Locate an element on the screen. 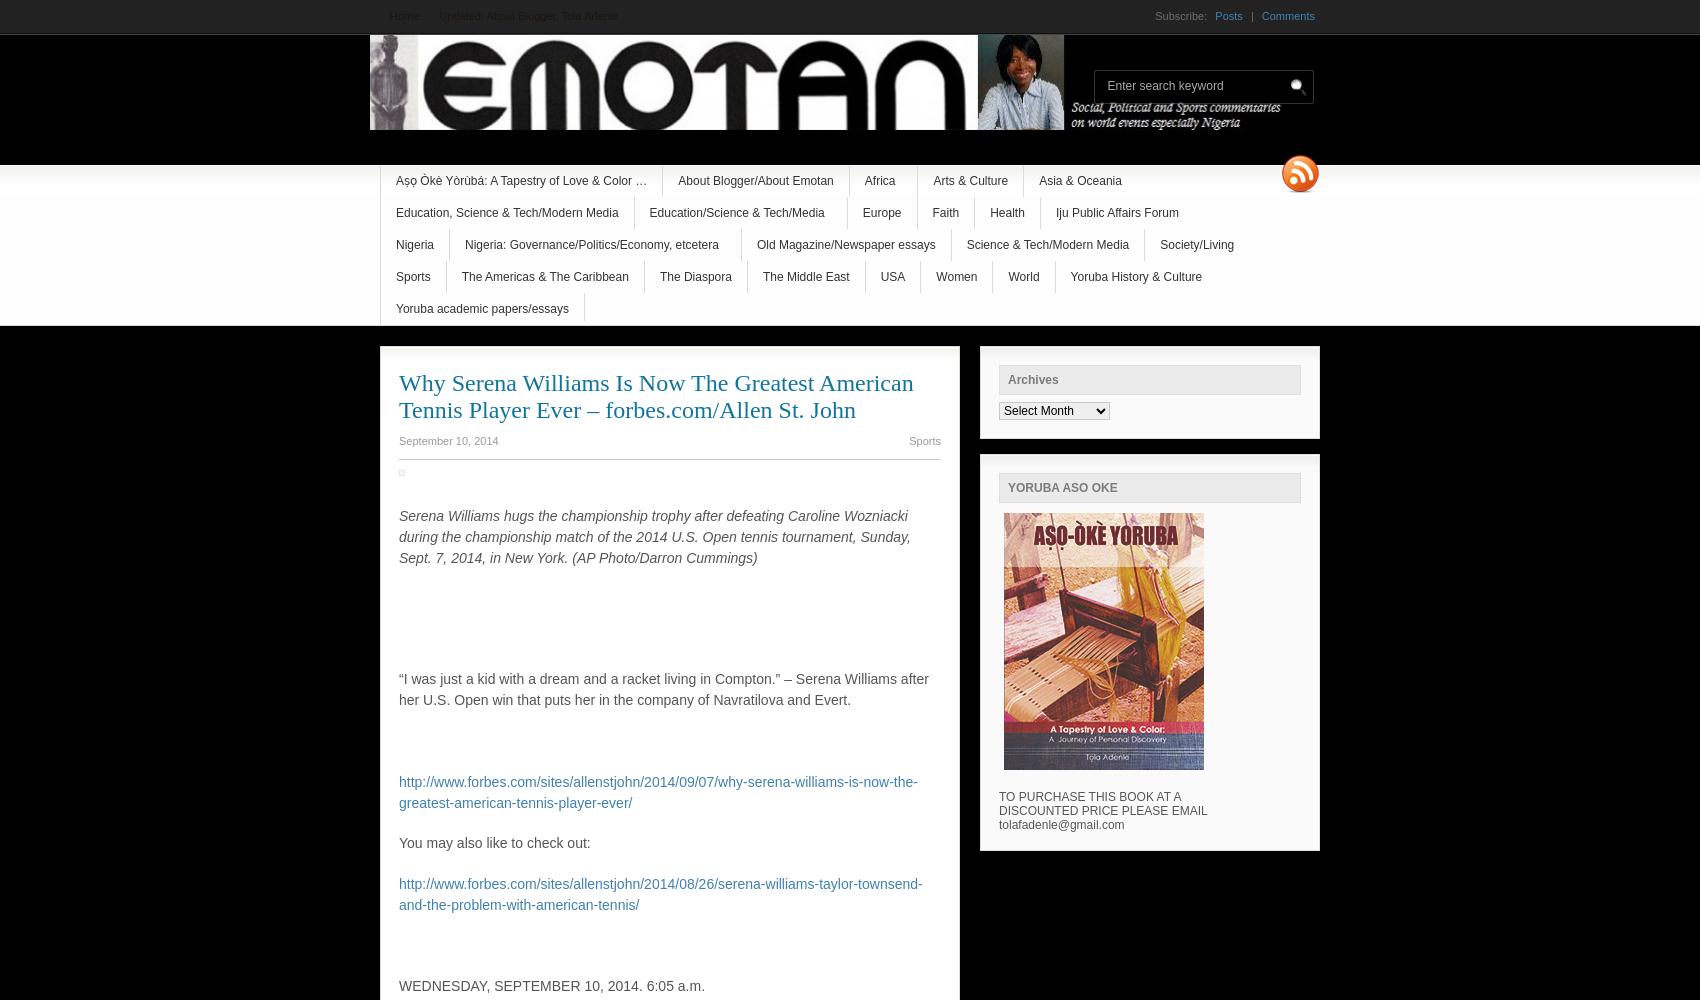  'Africa' is located at coordinates (879, 181).